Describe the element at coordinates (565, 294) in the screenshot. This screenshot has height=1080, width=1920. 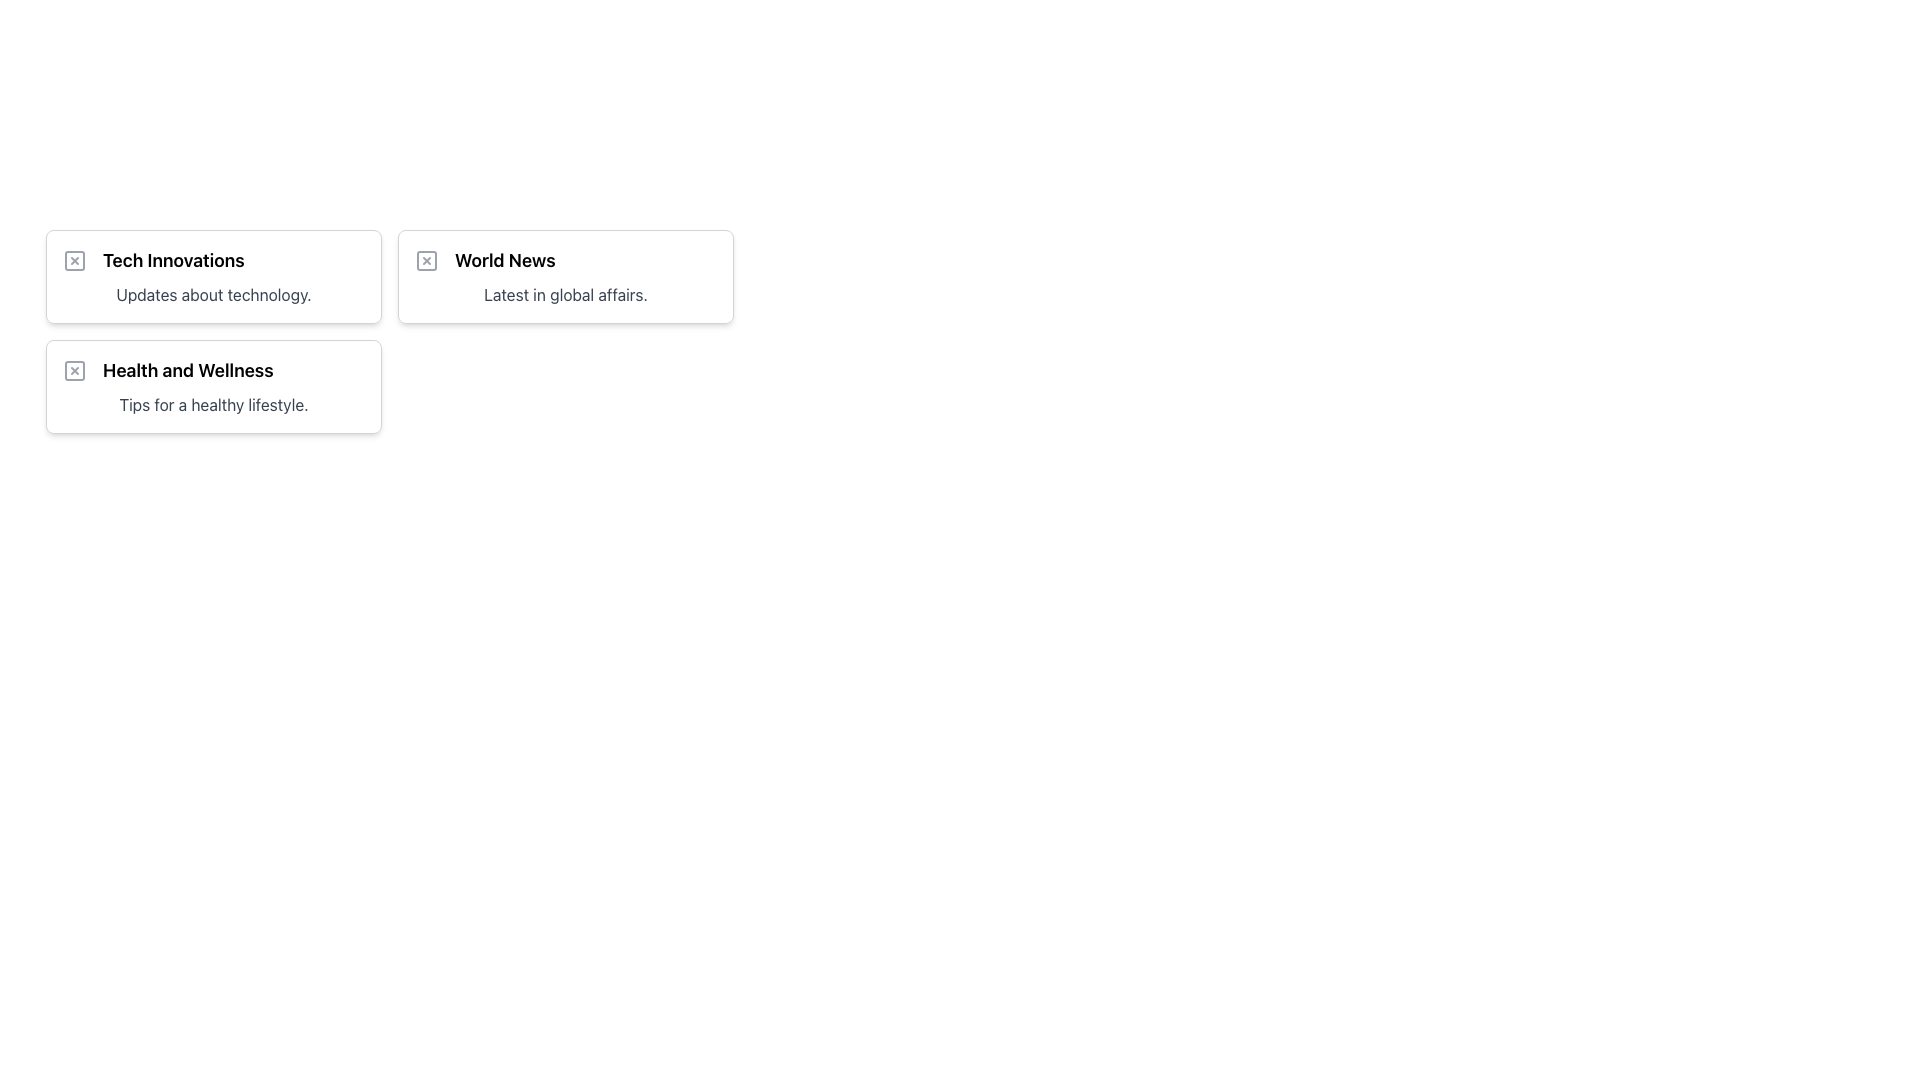
I see `the informational text label summarizing the context or category presented by the title 'World News', located within the second column of a three-card layout` at that location.